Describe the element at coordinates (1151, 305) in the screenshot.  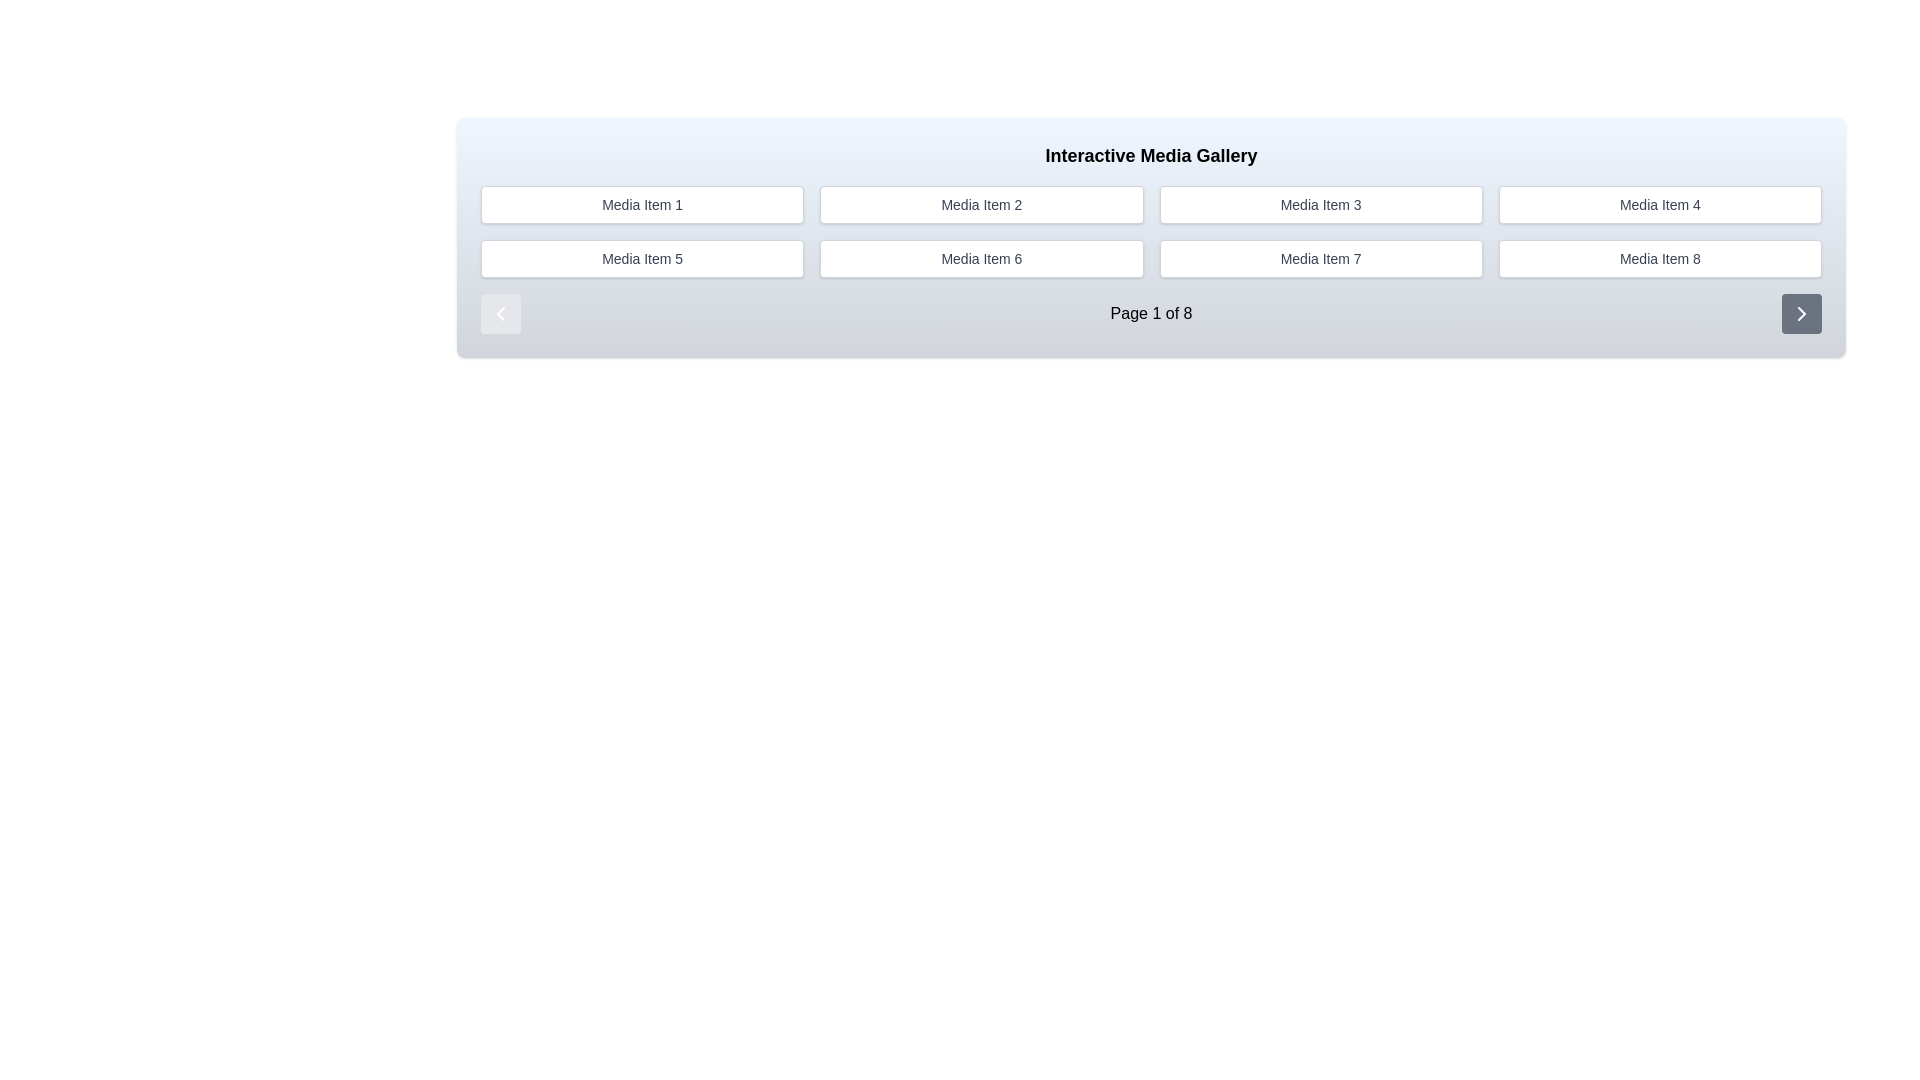
I see `the text label that displays the current page index and total number of pages in the gallery, which is centered in the bottom bar of the 'Interactive Media Gallery' between navigation buttons` at that location.